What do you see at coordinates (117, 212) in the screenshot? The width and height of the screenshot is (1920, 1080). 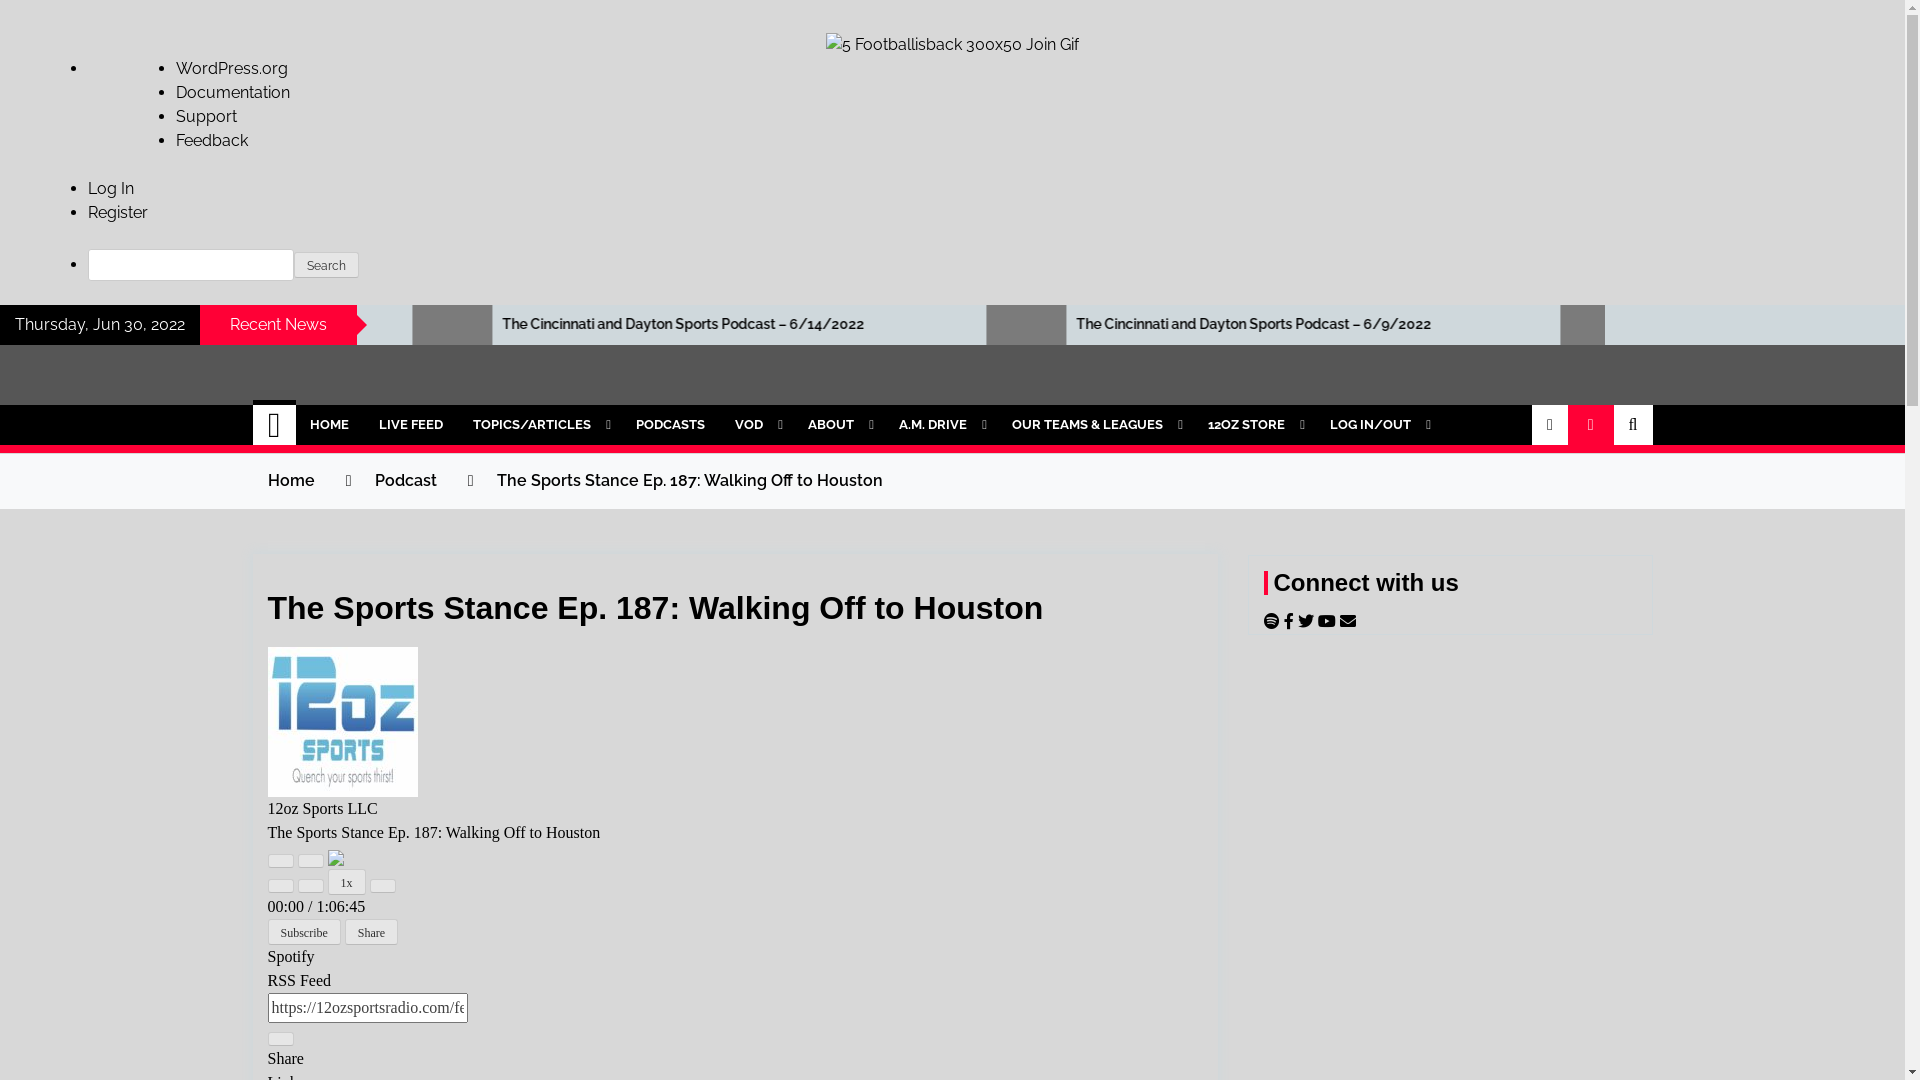 I see `'Register'` at bounding box center [117, 212].